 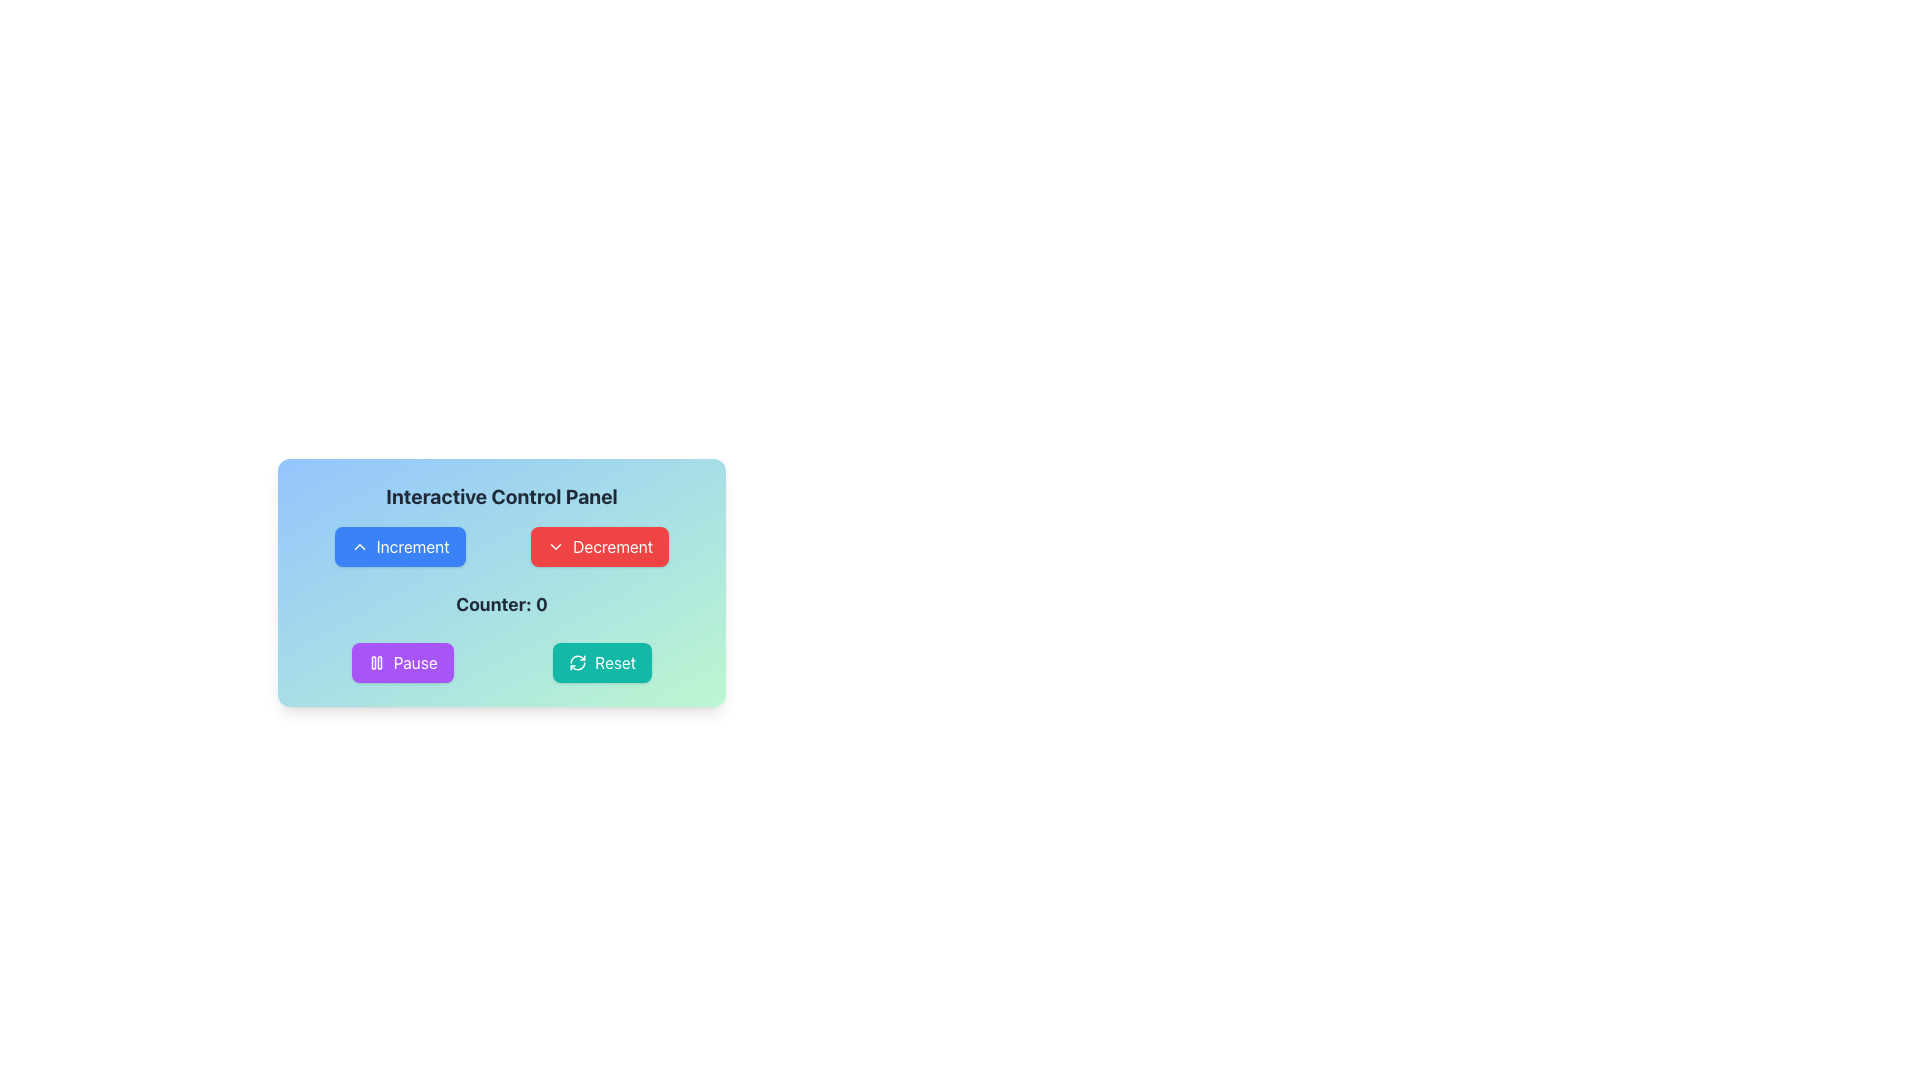 I want to click on the left vertical bar of the pause icon within the purple 'Pause' button located on the bottom-left side of the interactive control panel, so click(x=373, y=663).